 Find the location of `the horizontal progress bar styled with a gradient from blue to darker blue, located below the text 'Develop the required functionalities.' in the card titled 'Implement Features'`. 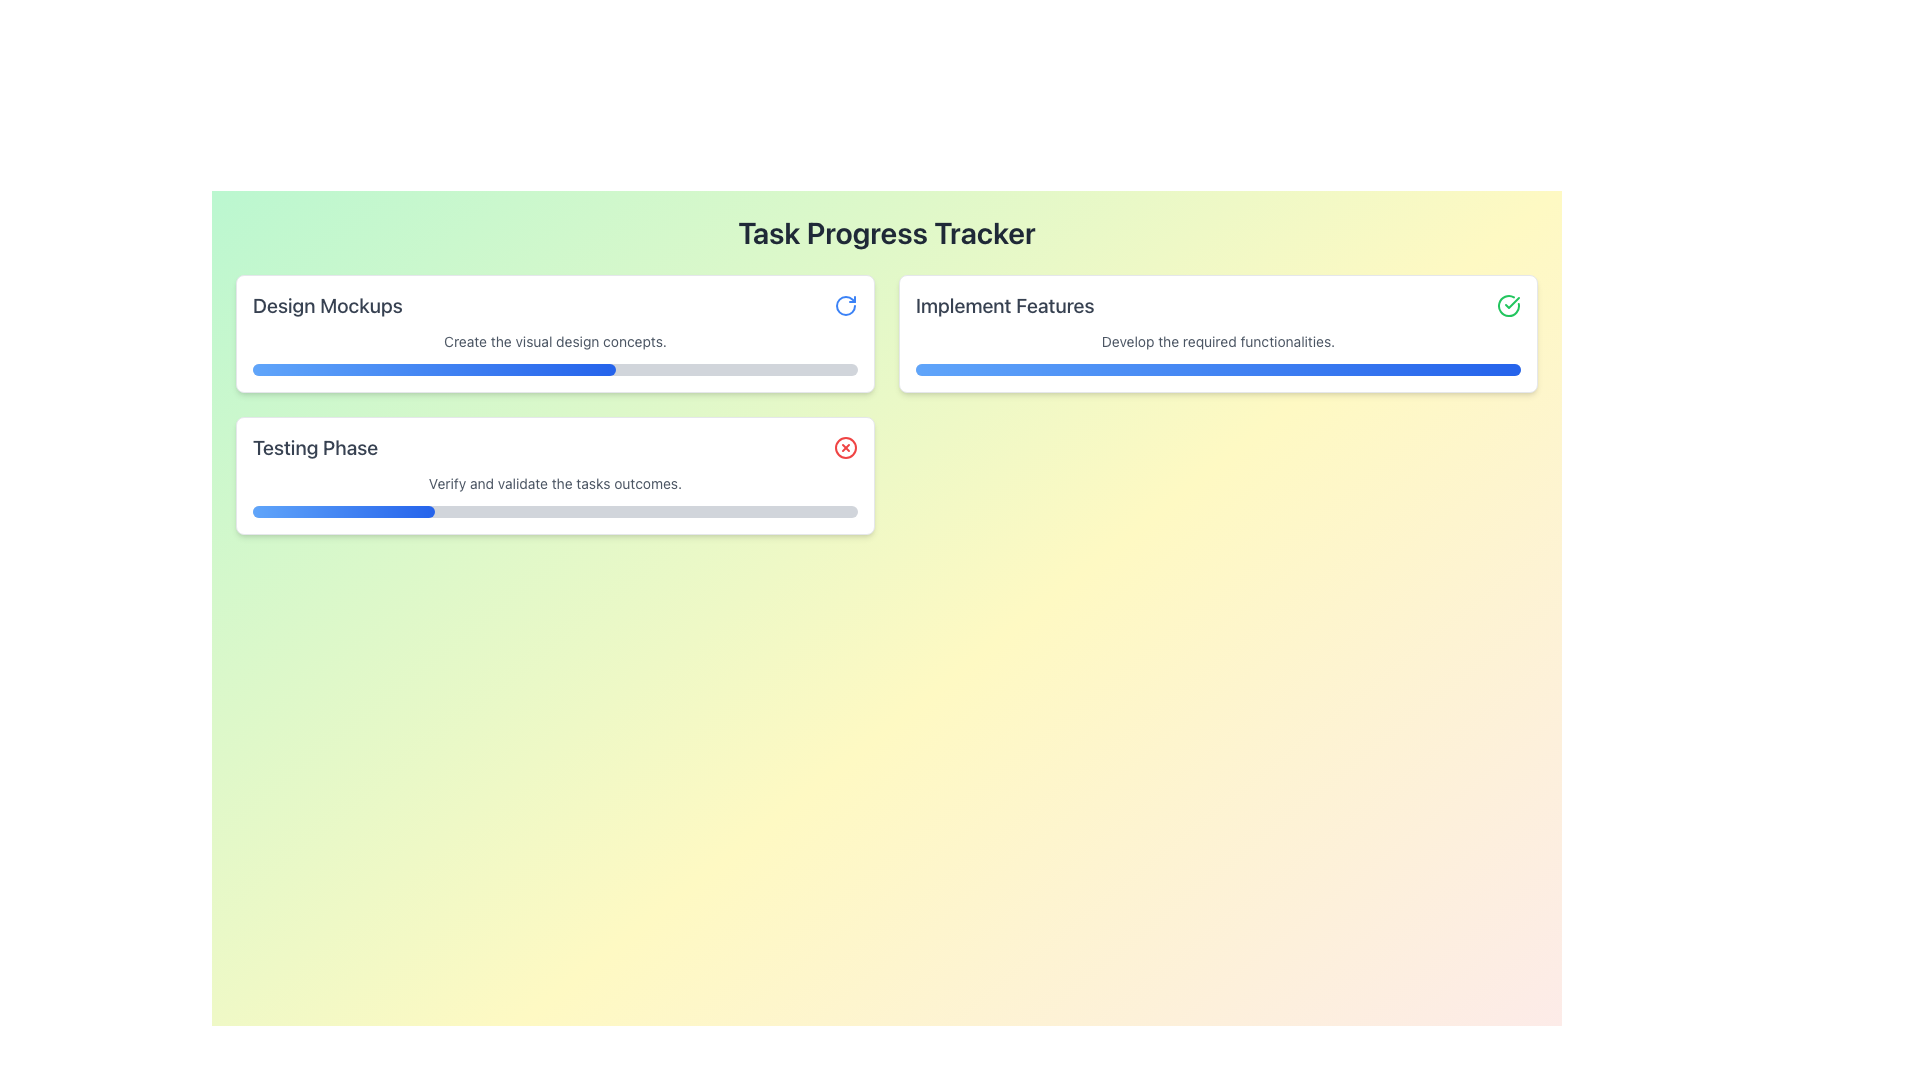

the horizontal progress bar styled with a gradient from blue to darker blue, located below the text 'Develop the required functionalities.' in the card titled 'Implement Features' is located at coordinates (1217, 370).